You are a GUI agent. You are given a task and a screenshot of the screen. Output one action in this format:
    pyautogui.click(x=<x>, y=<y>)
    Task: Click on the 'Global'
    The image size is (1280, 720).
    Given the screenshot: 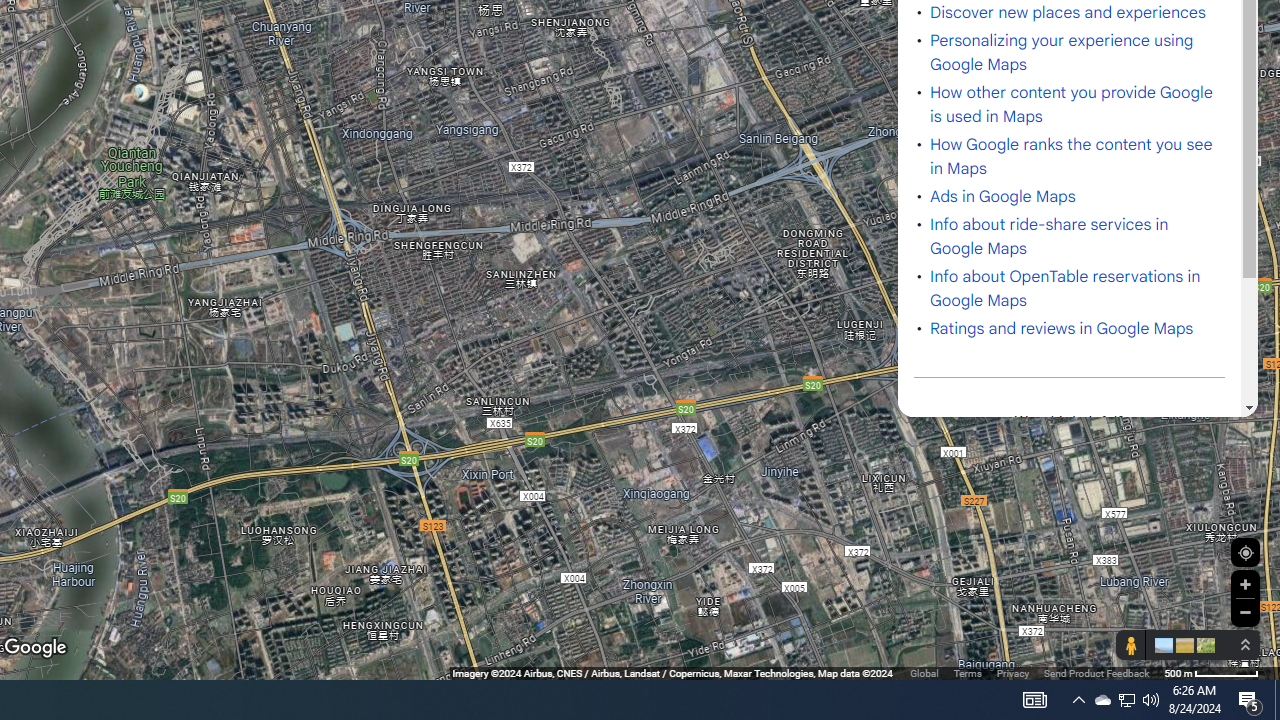 What is the action you would take?
    pyautogui.click(x=923, y=673)
    